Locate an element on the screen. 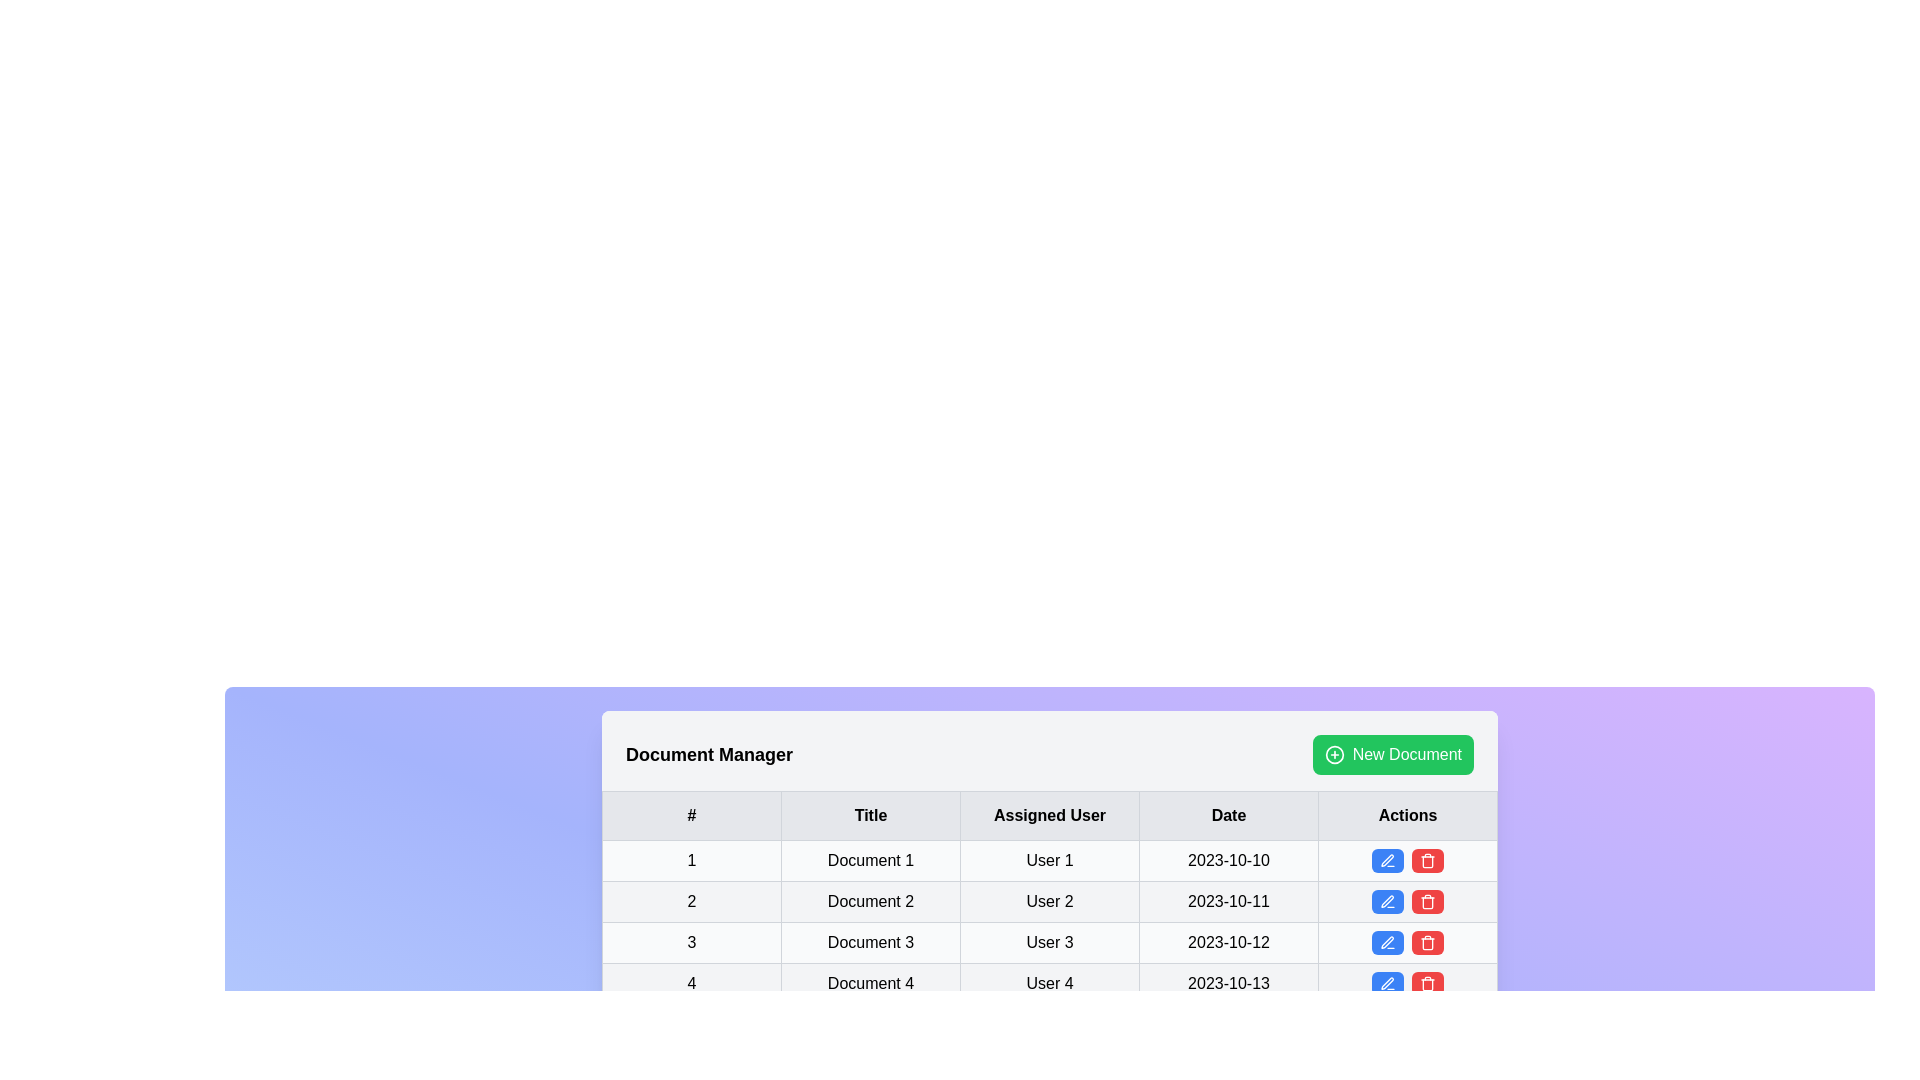 The height and width of the screenshot is (1080, 1920). the trash icon within the red button located in the 'Actions' column of the last row is located at coordinates (1427, 902).